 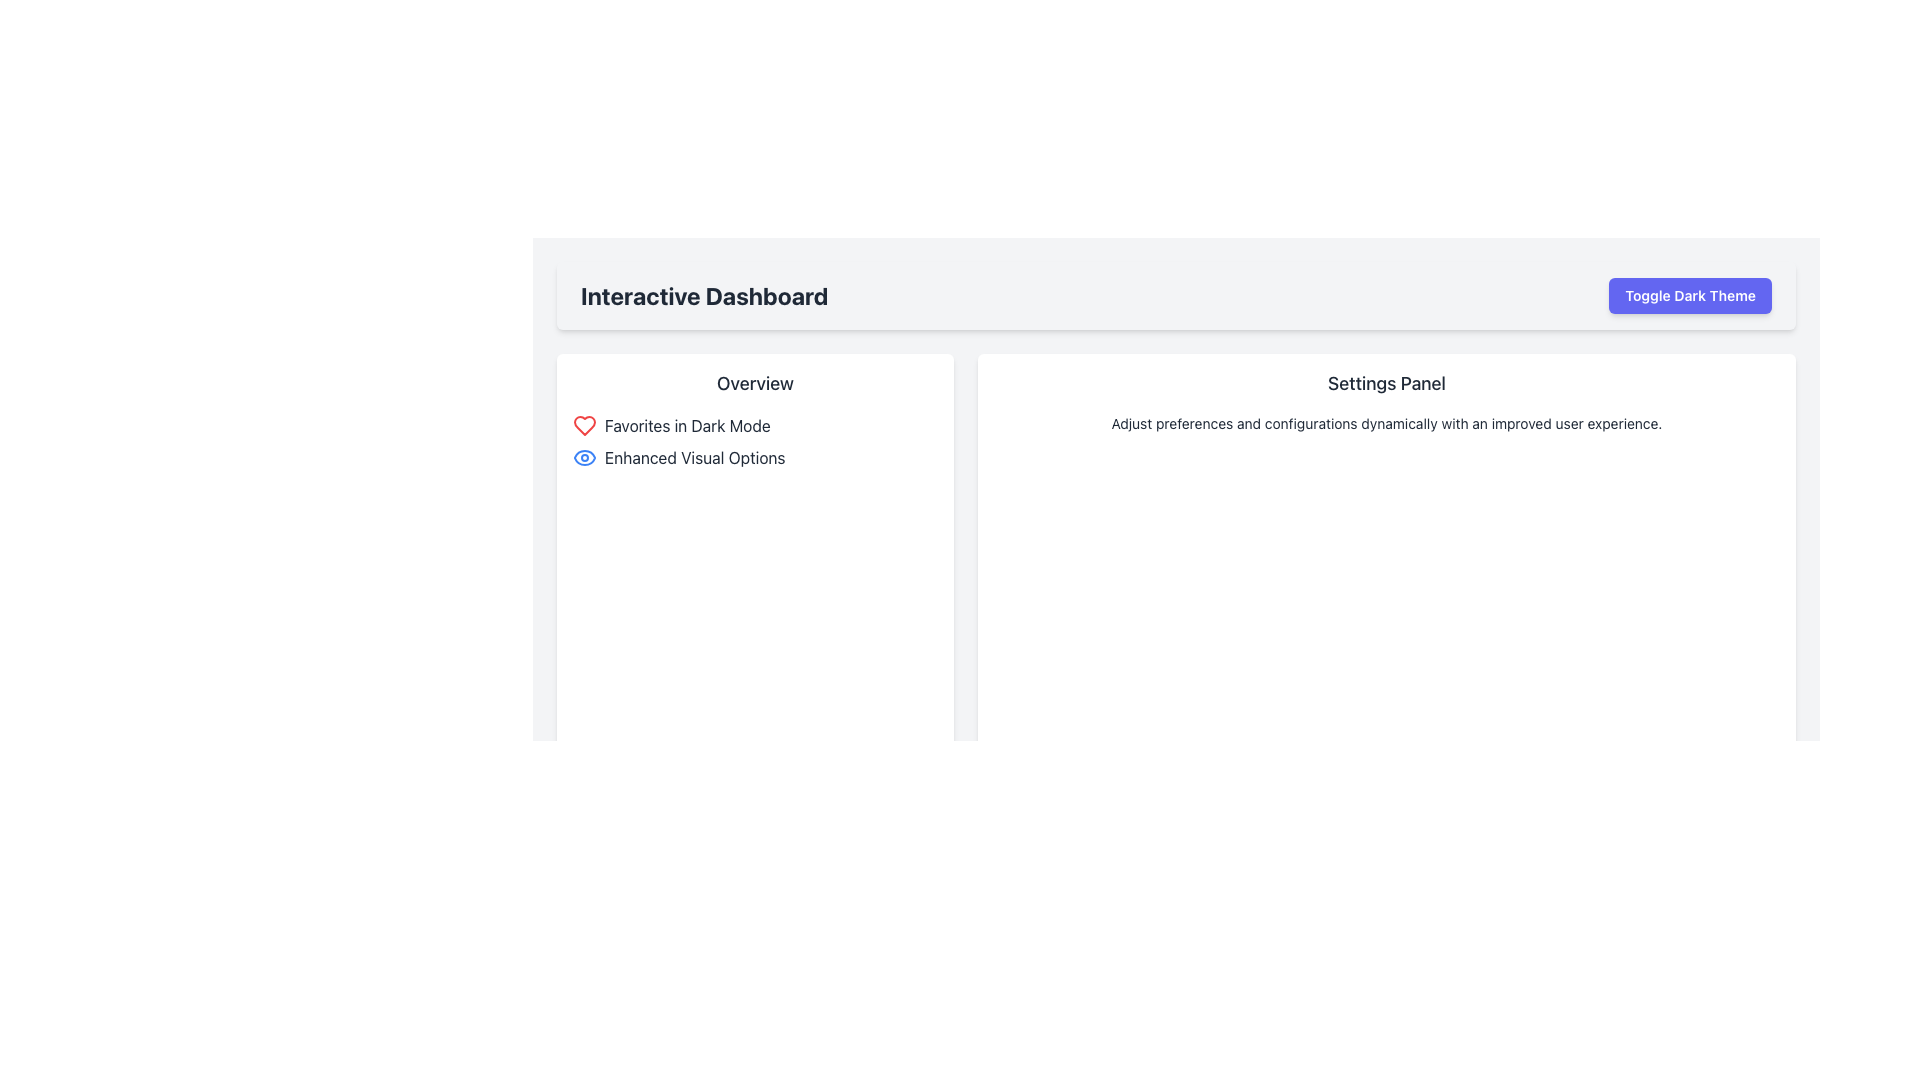 What do you see at coordinates (584, 458) in the screenshot?
I see `the blue eye-shaped icon located in the 'Overview' section` at bounding box center [584, 458].